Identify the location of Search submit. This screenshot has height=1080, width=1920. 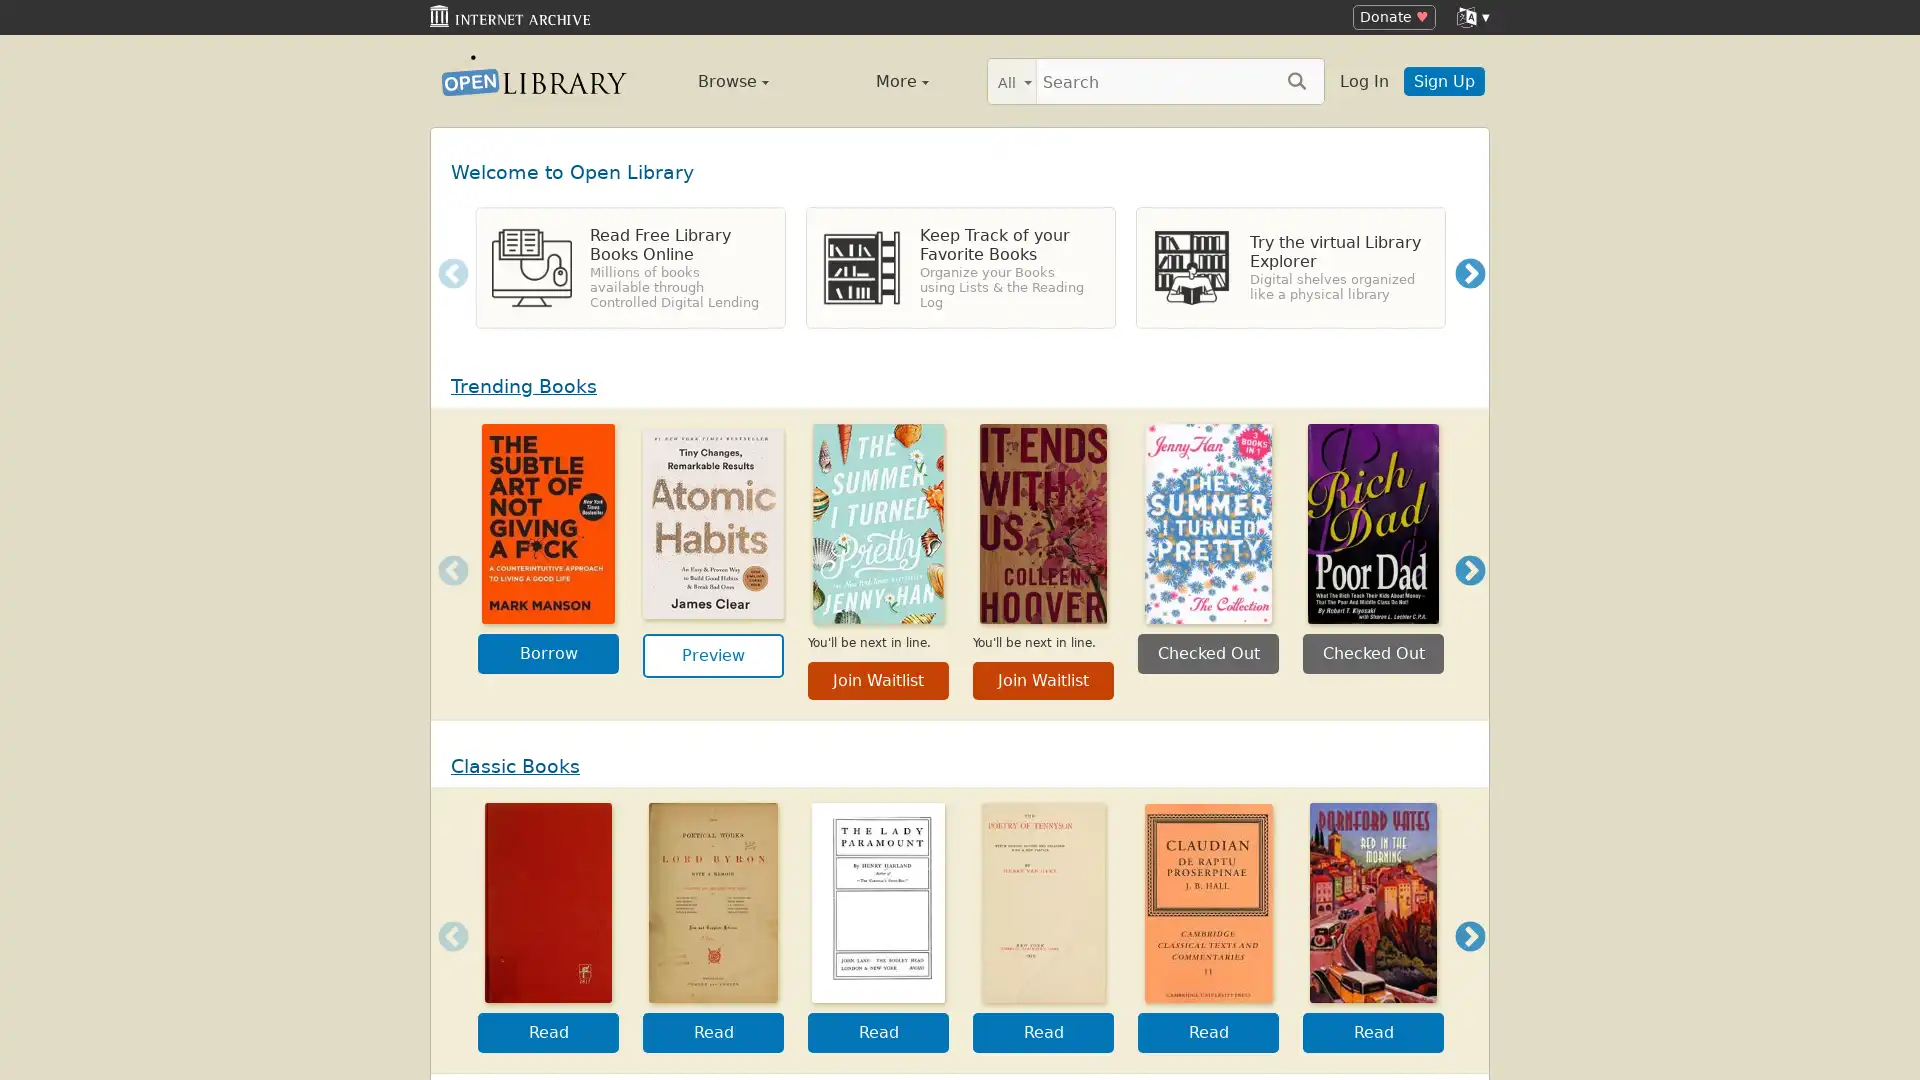
(1296, 79).